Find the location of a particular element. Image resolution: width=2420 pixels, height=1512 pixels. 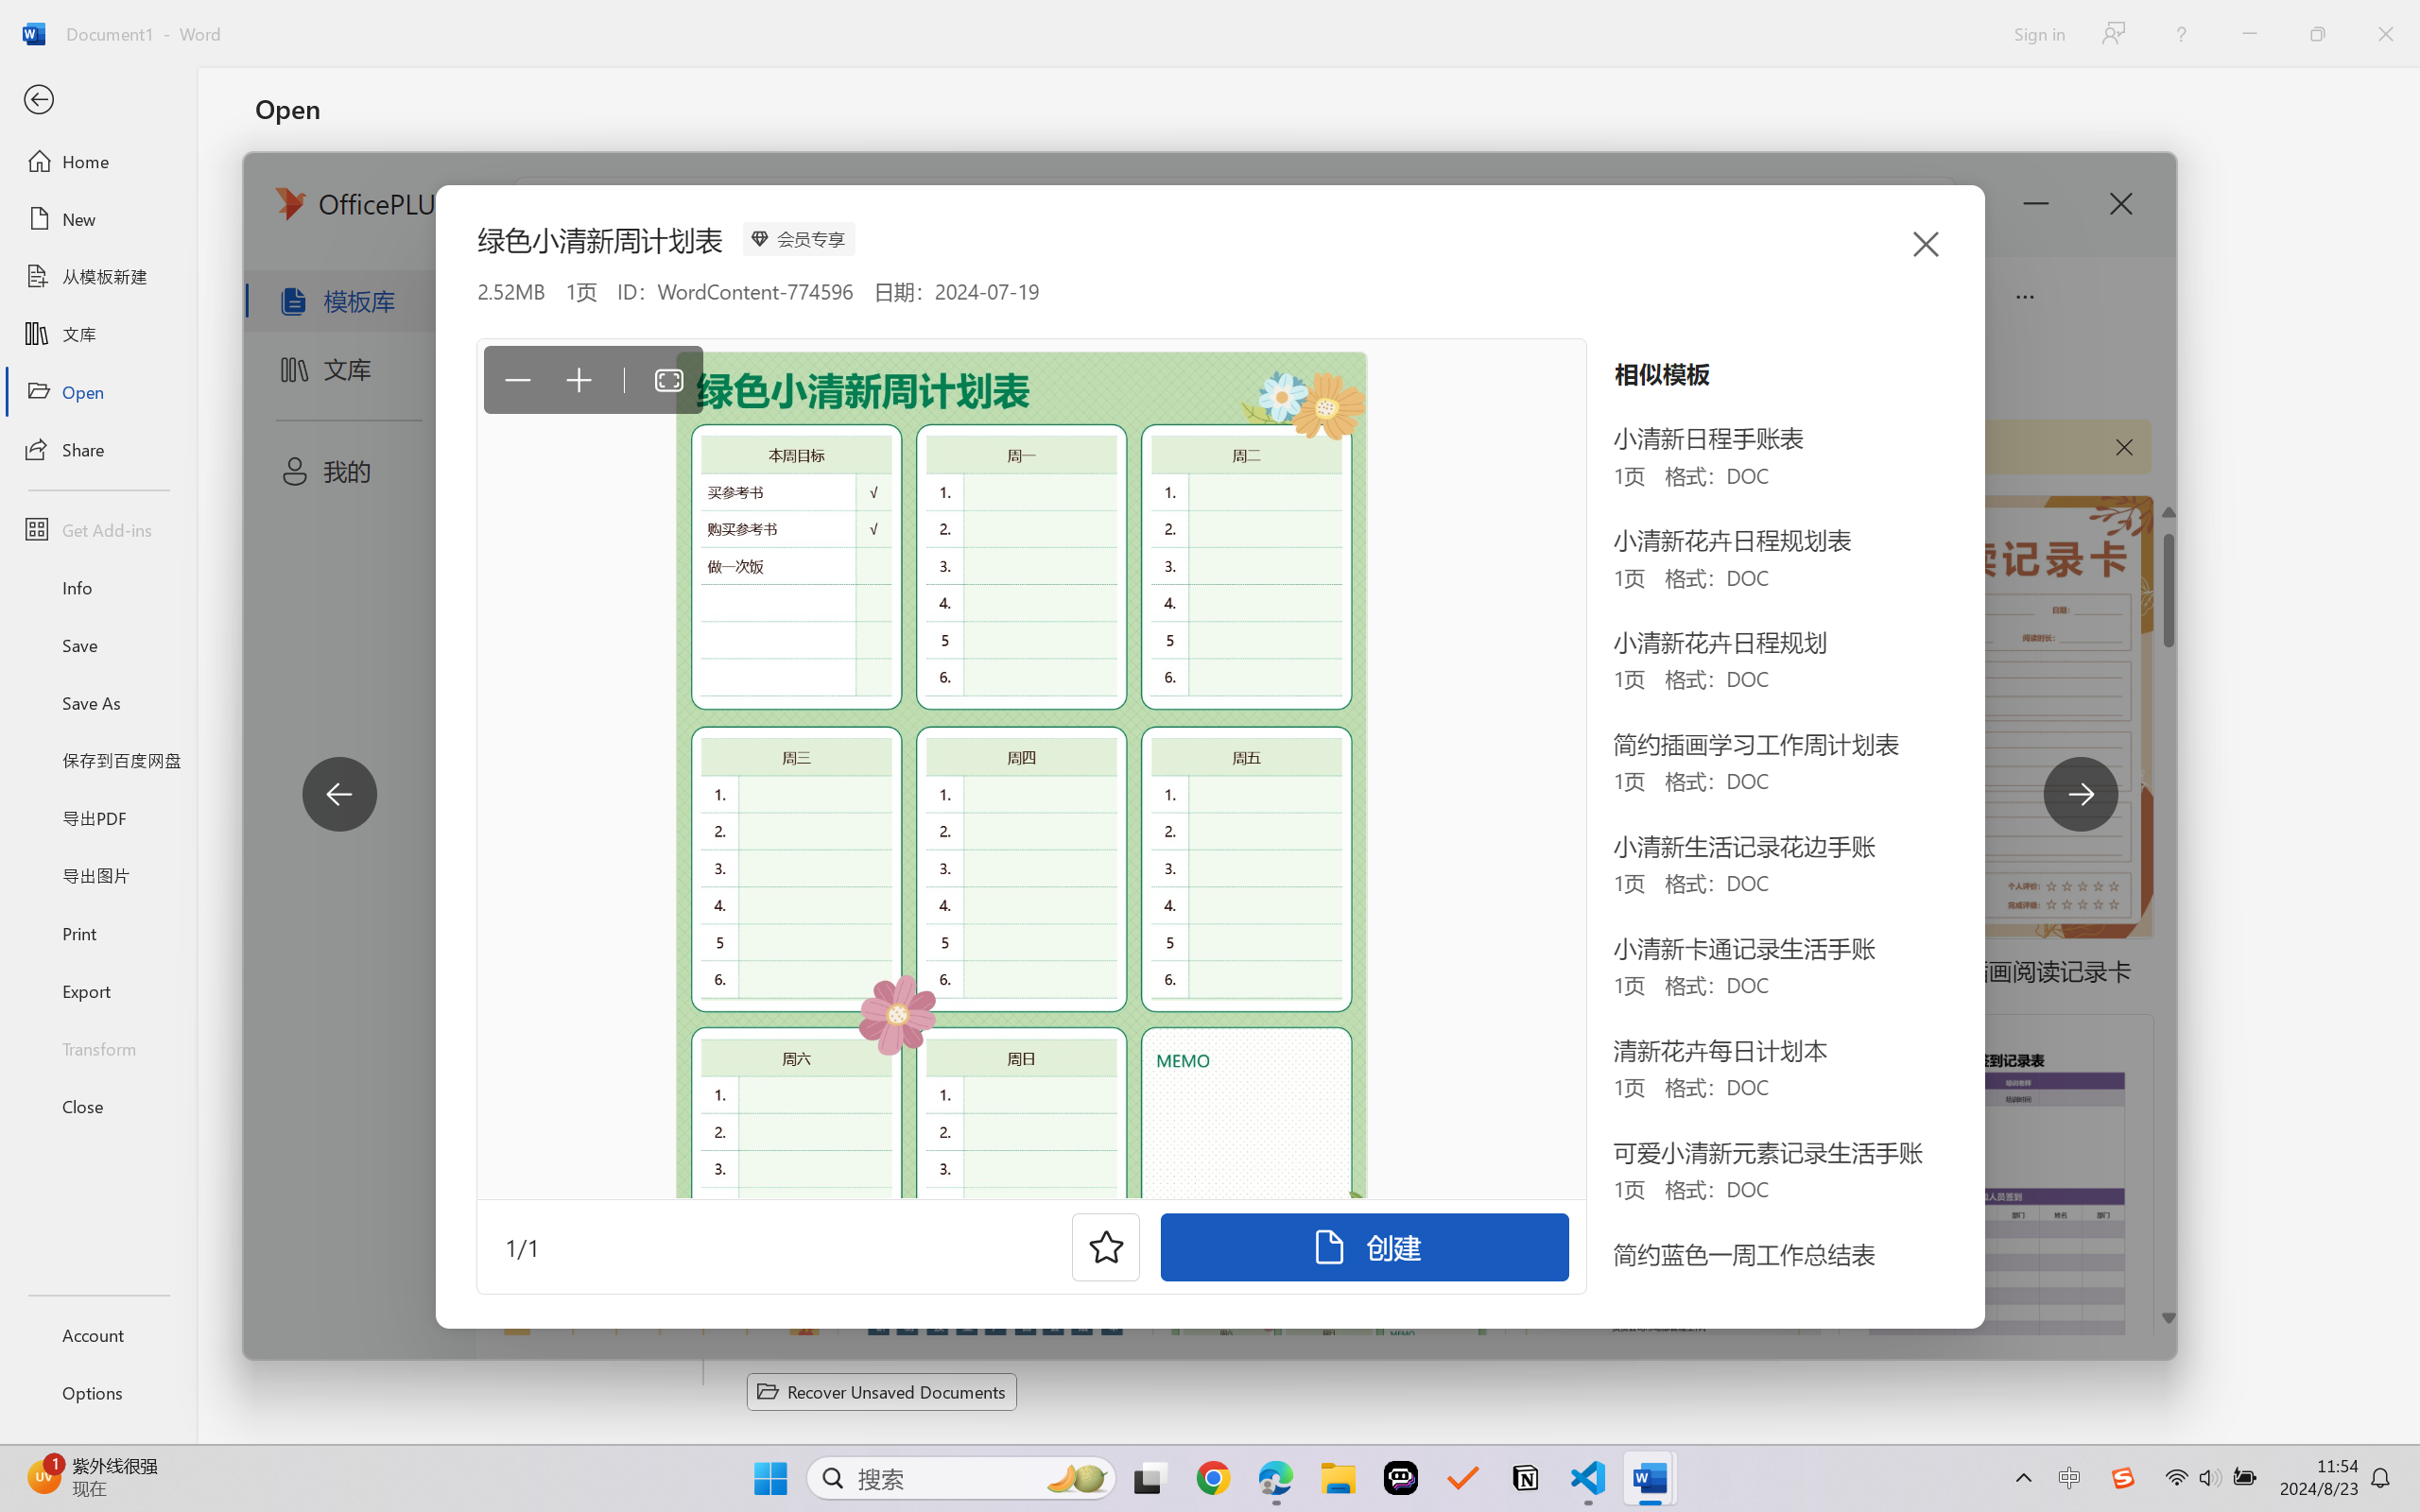

'Info' is located at coordinates (97, 586).